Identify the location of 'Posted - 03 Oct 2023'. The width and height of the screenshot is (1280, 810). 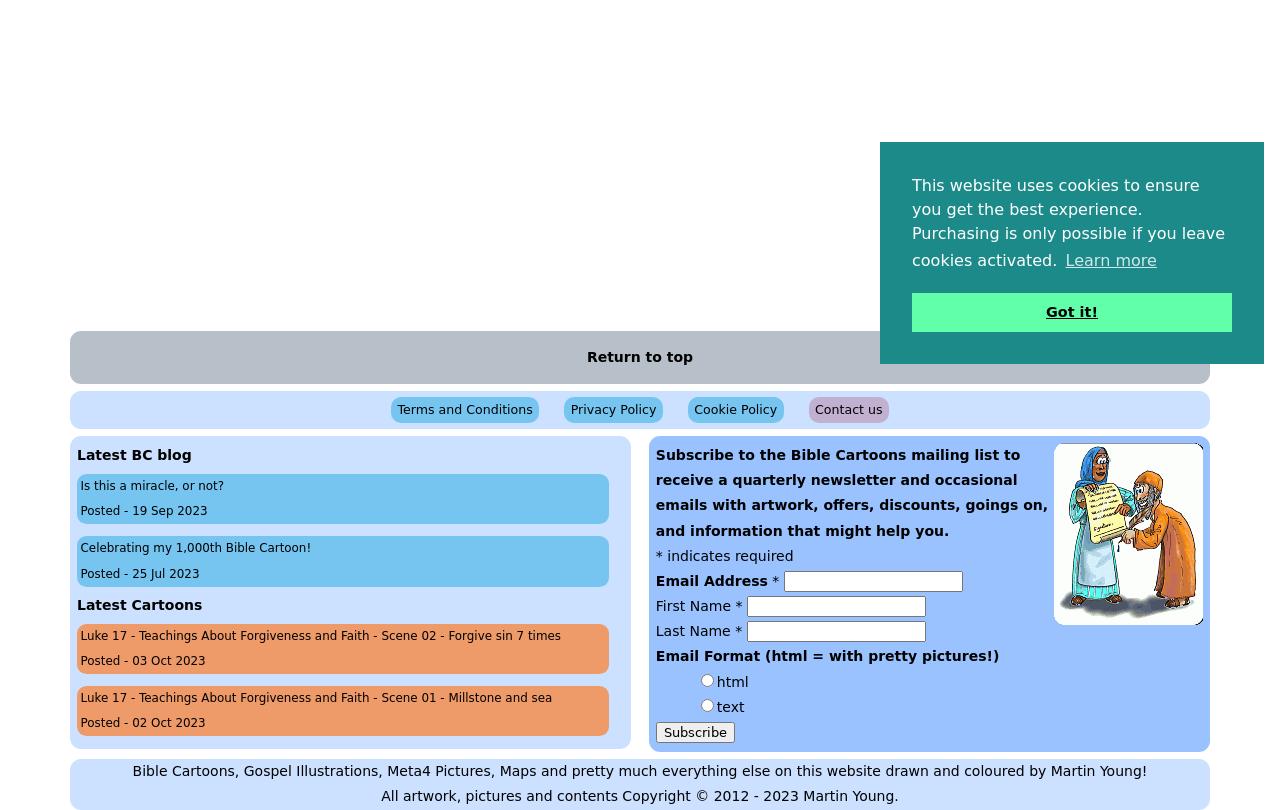
(141, 658).